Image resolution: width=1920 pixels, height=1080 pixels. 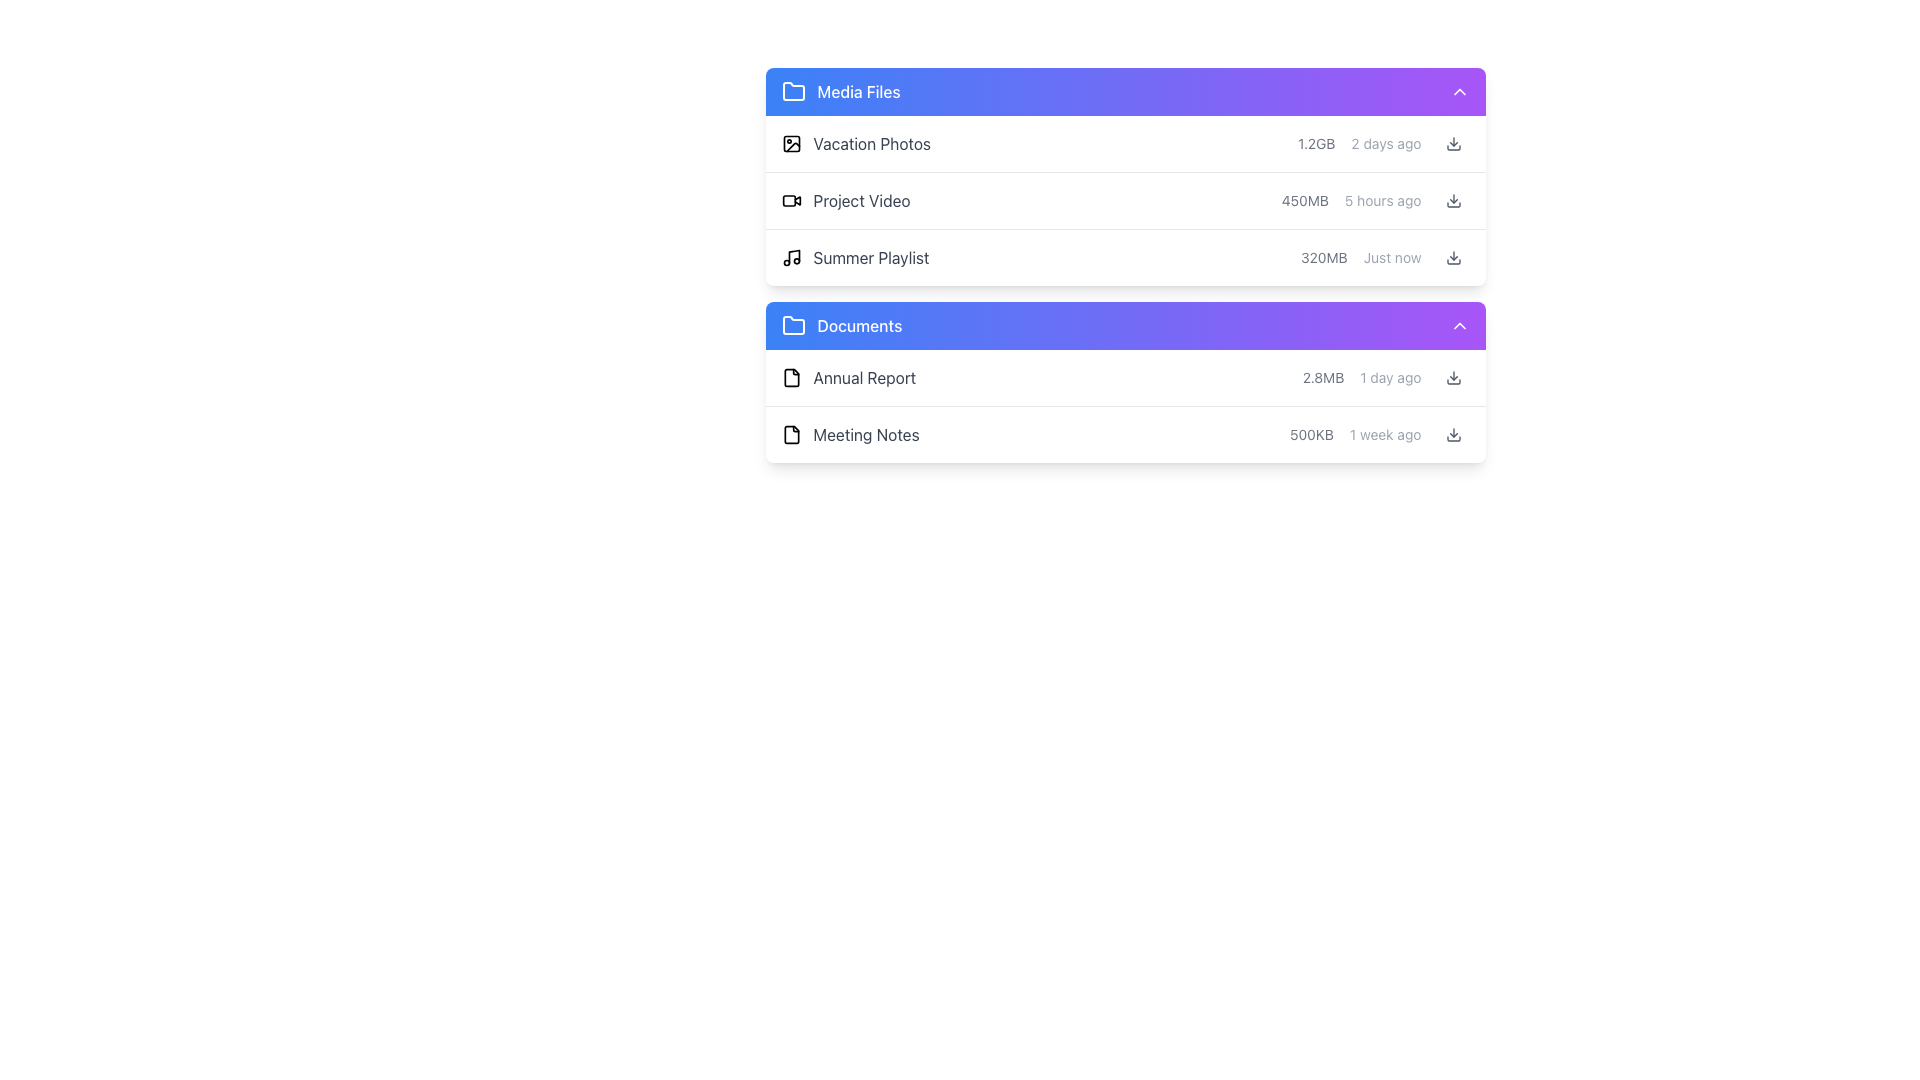 I want to click on the text display showing file metadata information for 'Summer Playlist', indicating the size '320MB' and time 'Just now', so click(x=1384, y=257).